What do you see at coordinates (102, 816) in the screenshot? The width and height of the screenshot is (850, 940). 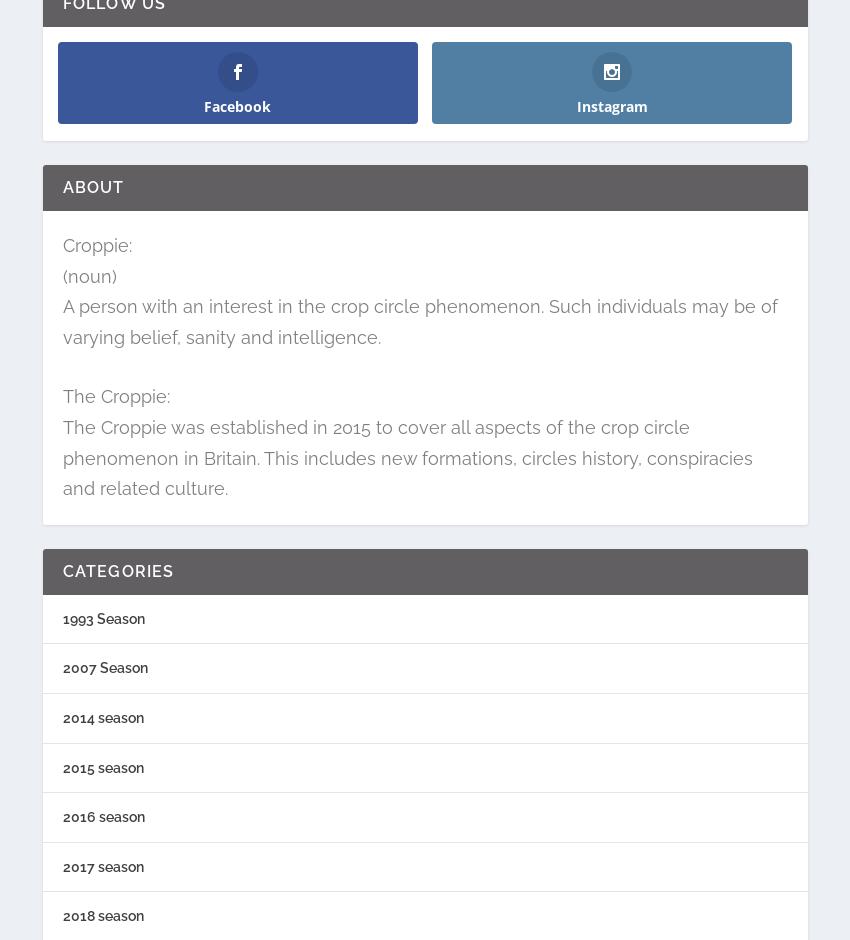 I see `'2016 season'` at bounding box center [102, 816].